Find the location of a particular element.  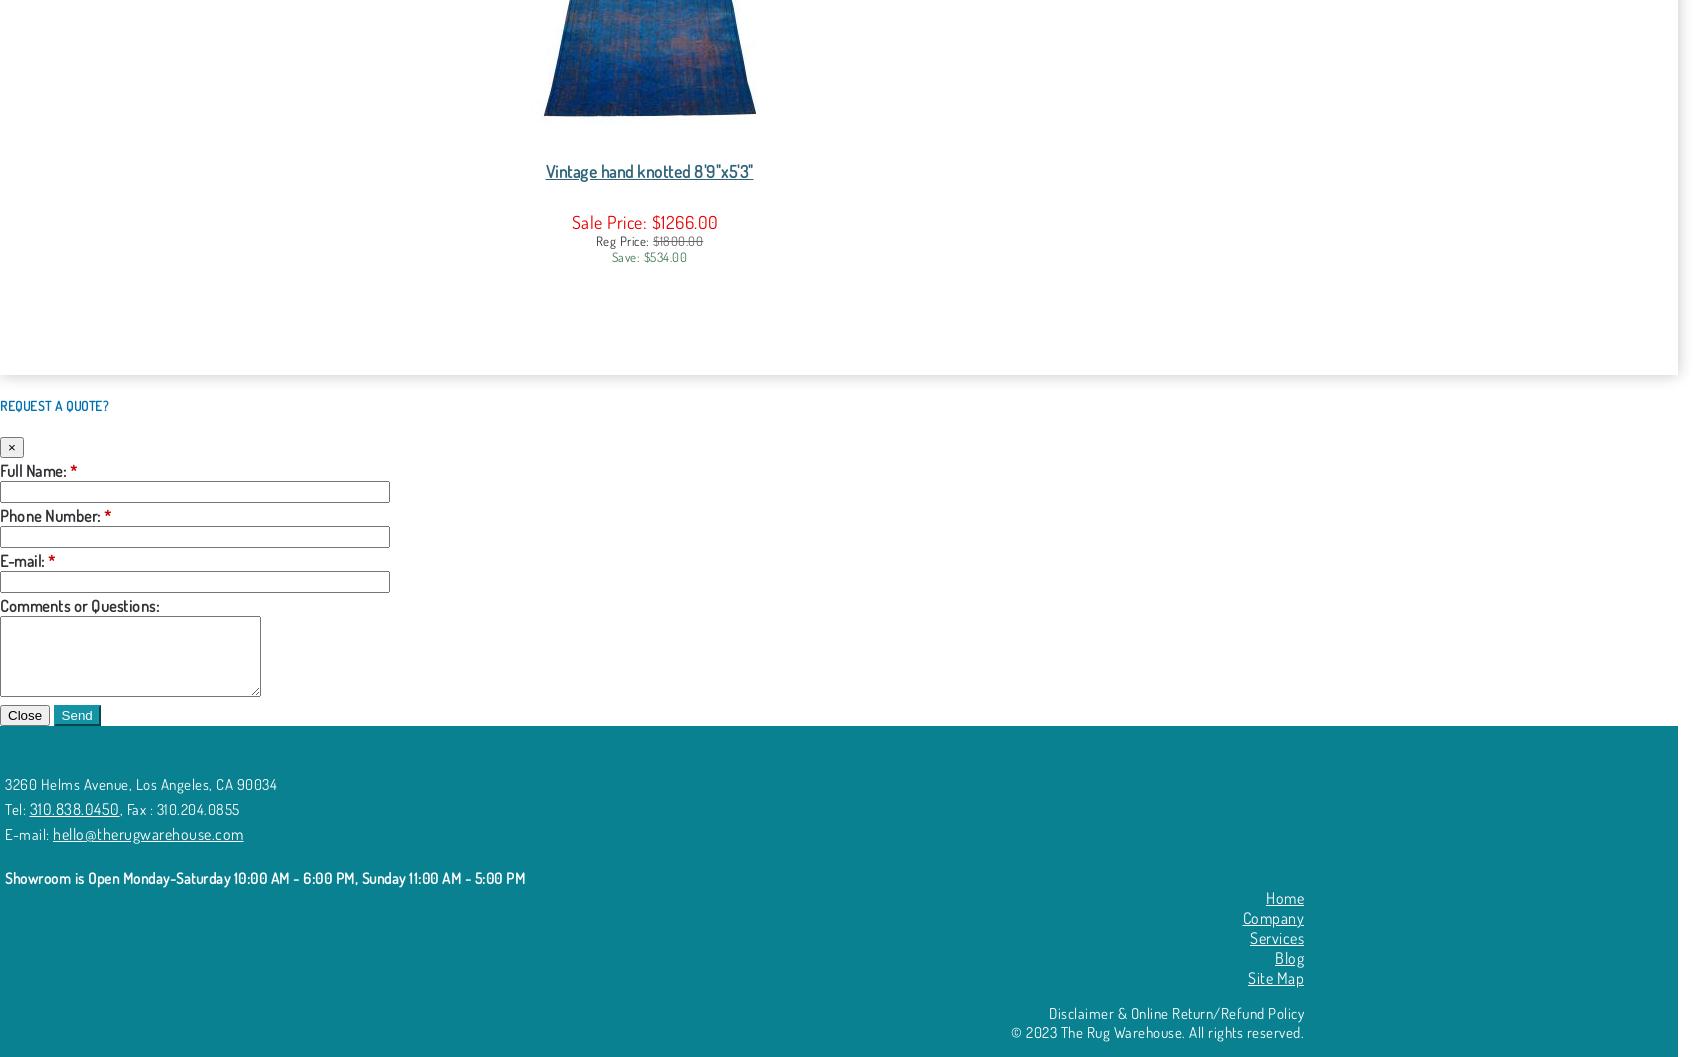

'Company' is located at coordinates (1272, 918).